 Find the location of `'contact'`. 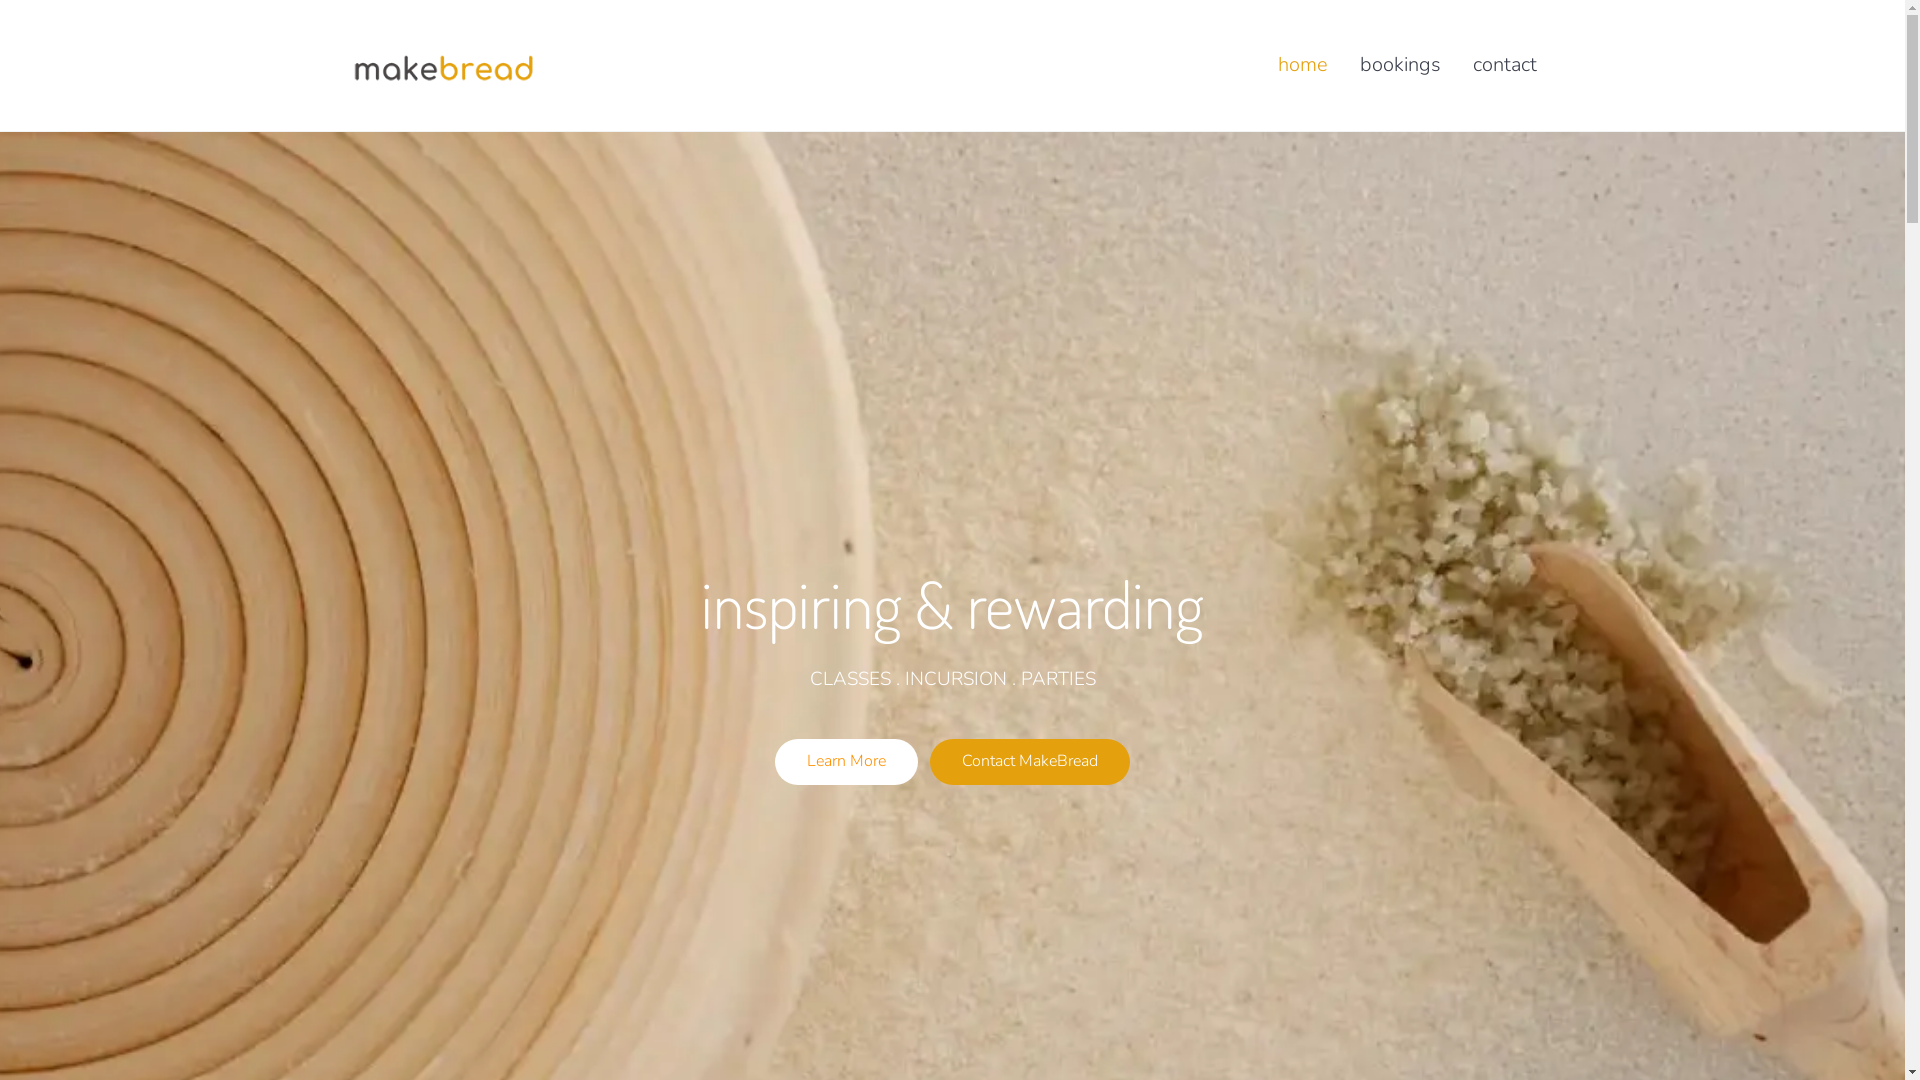

'contact' is located at coordinates (1503, 64).